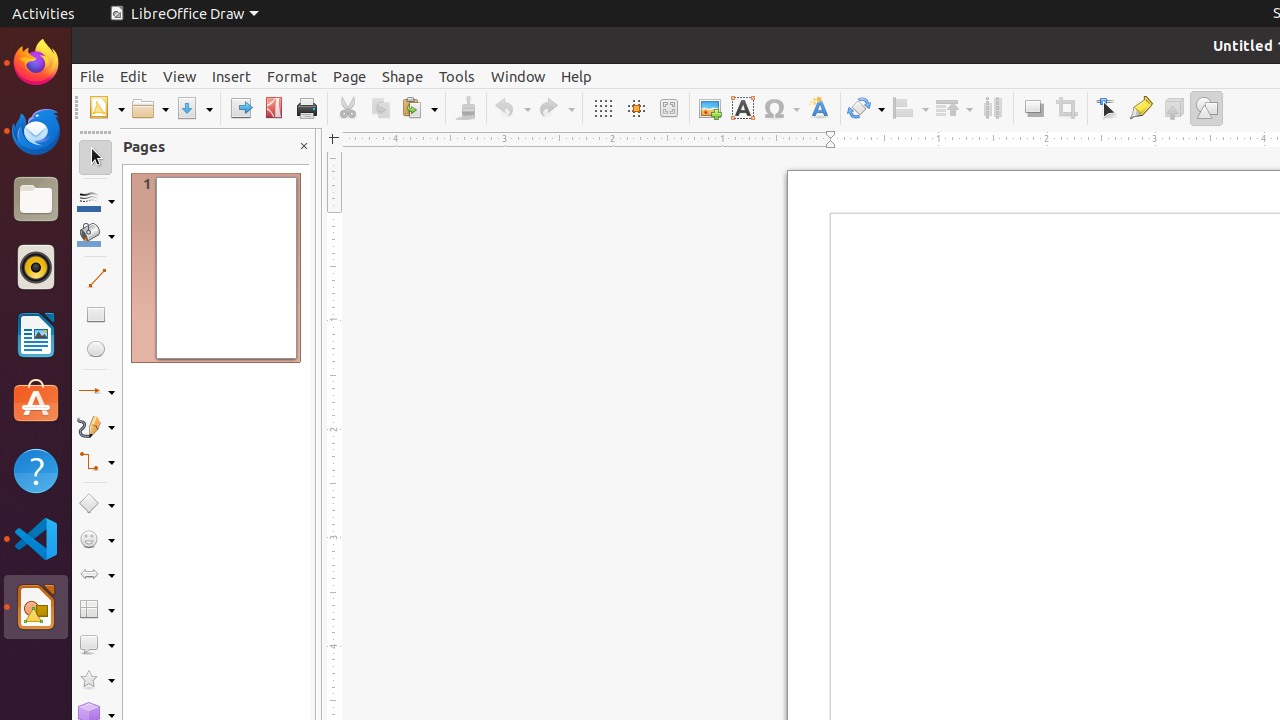  What do you see at coordinates (512, 108) in the screenshot?
I see `'Undo'` at bounding box center [512, 108].